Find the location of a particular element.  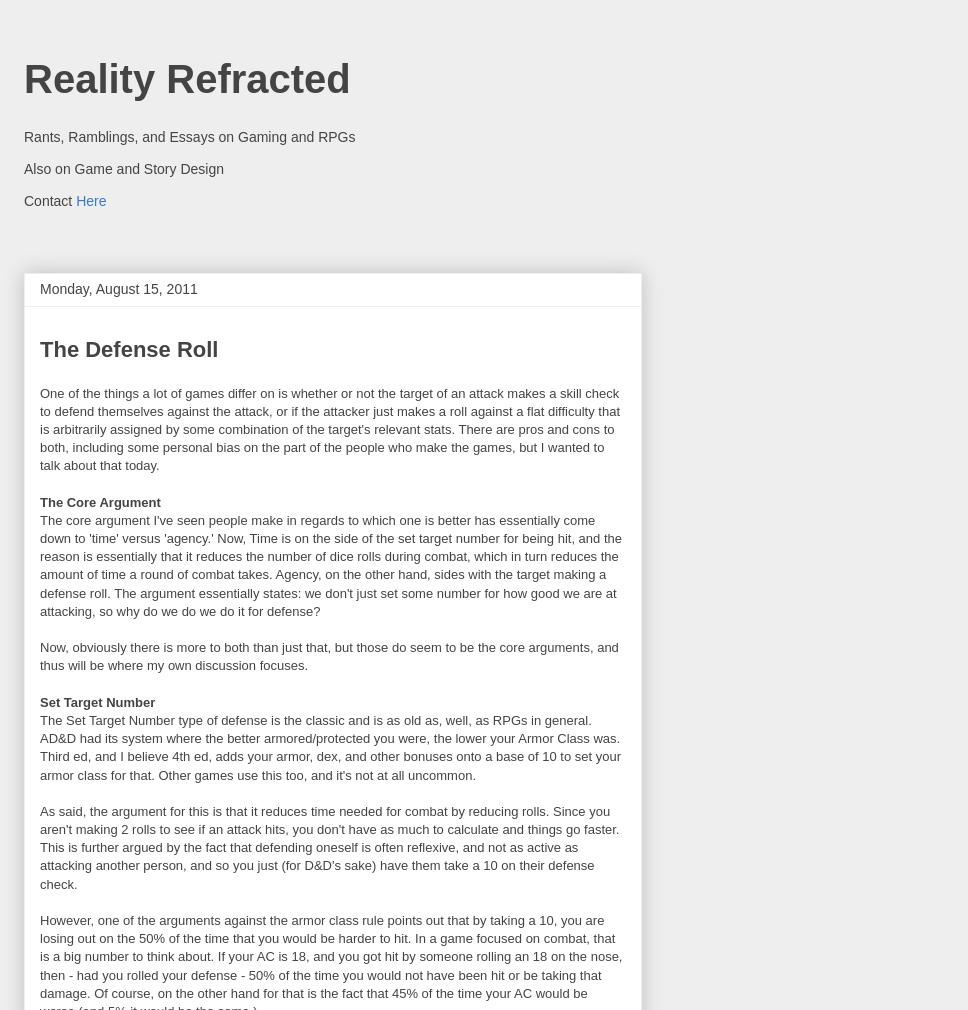

'Set Target Number' is located at coordinates (97, 700).